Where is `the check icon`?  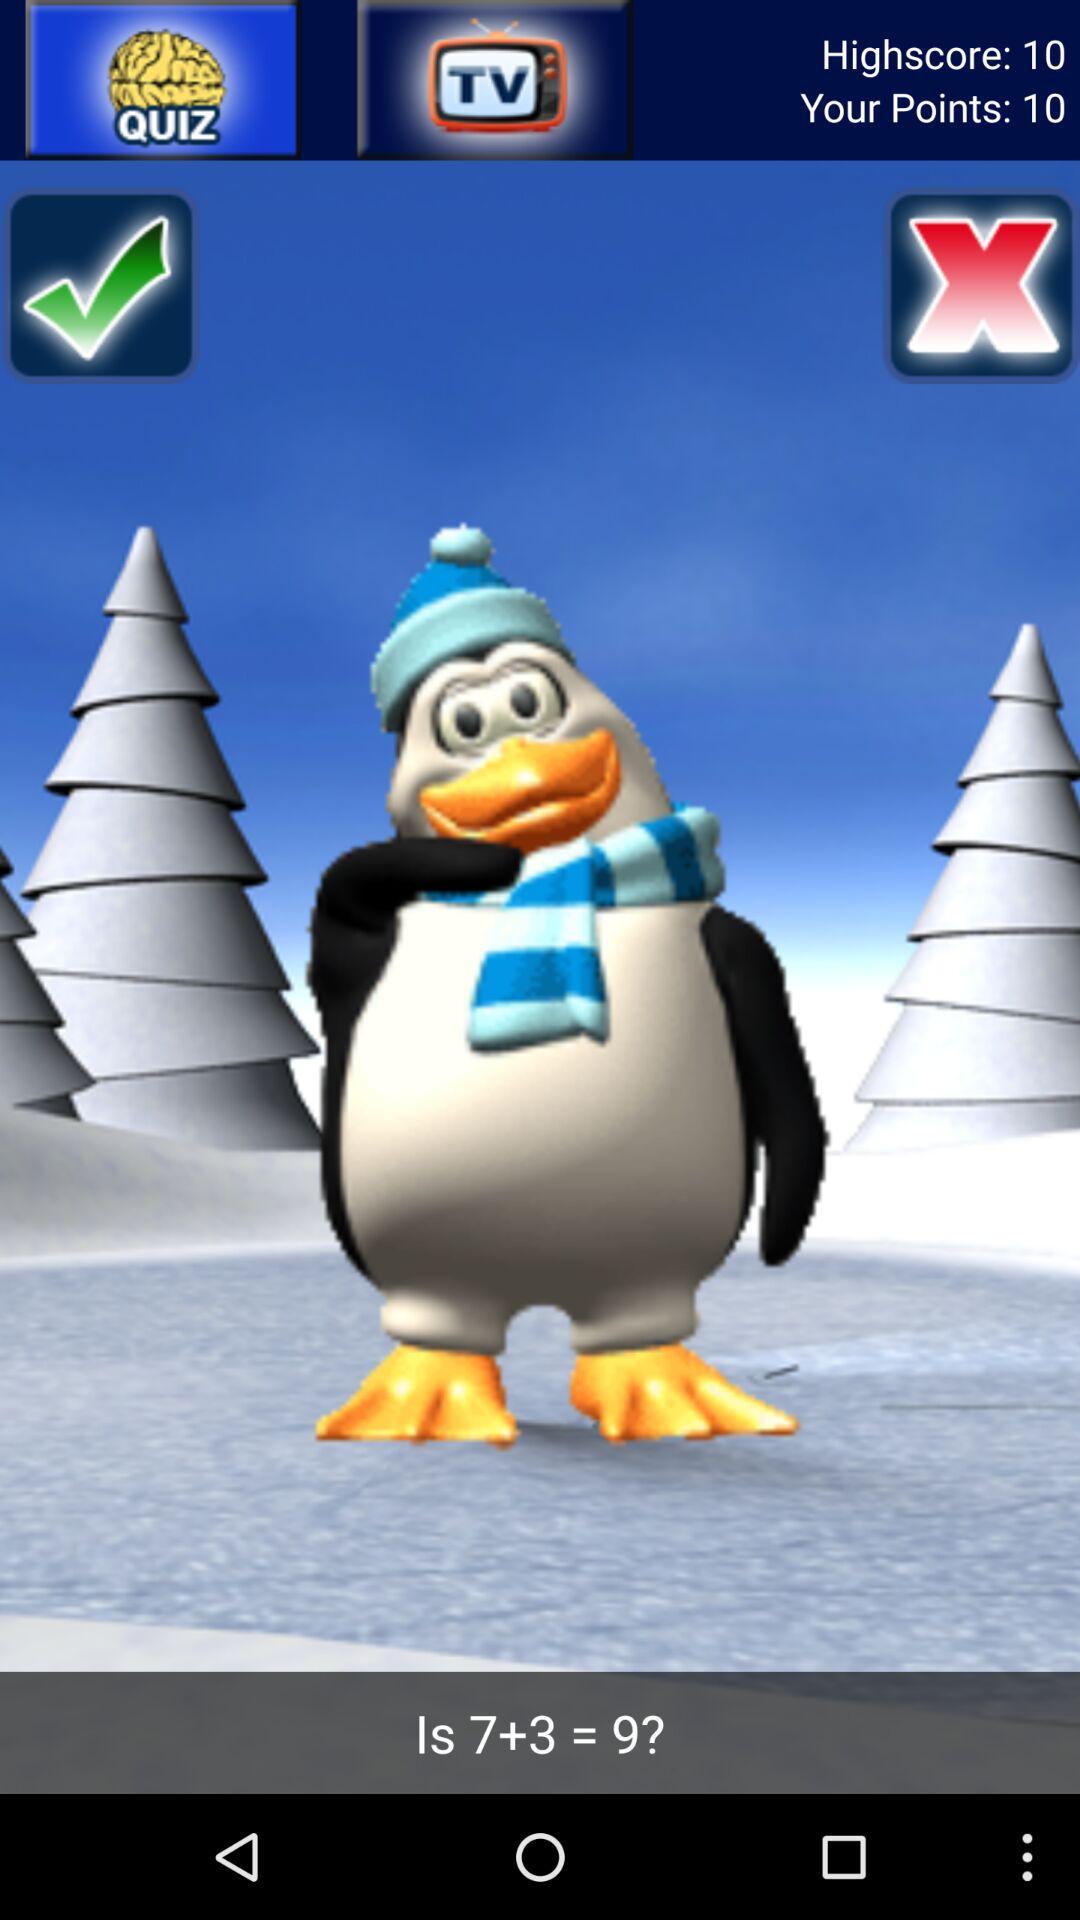
the check icon is located at coordinates (99, 304).